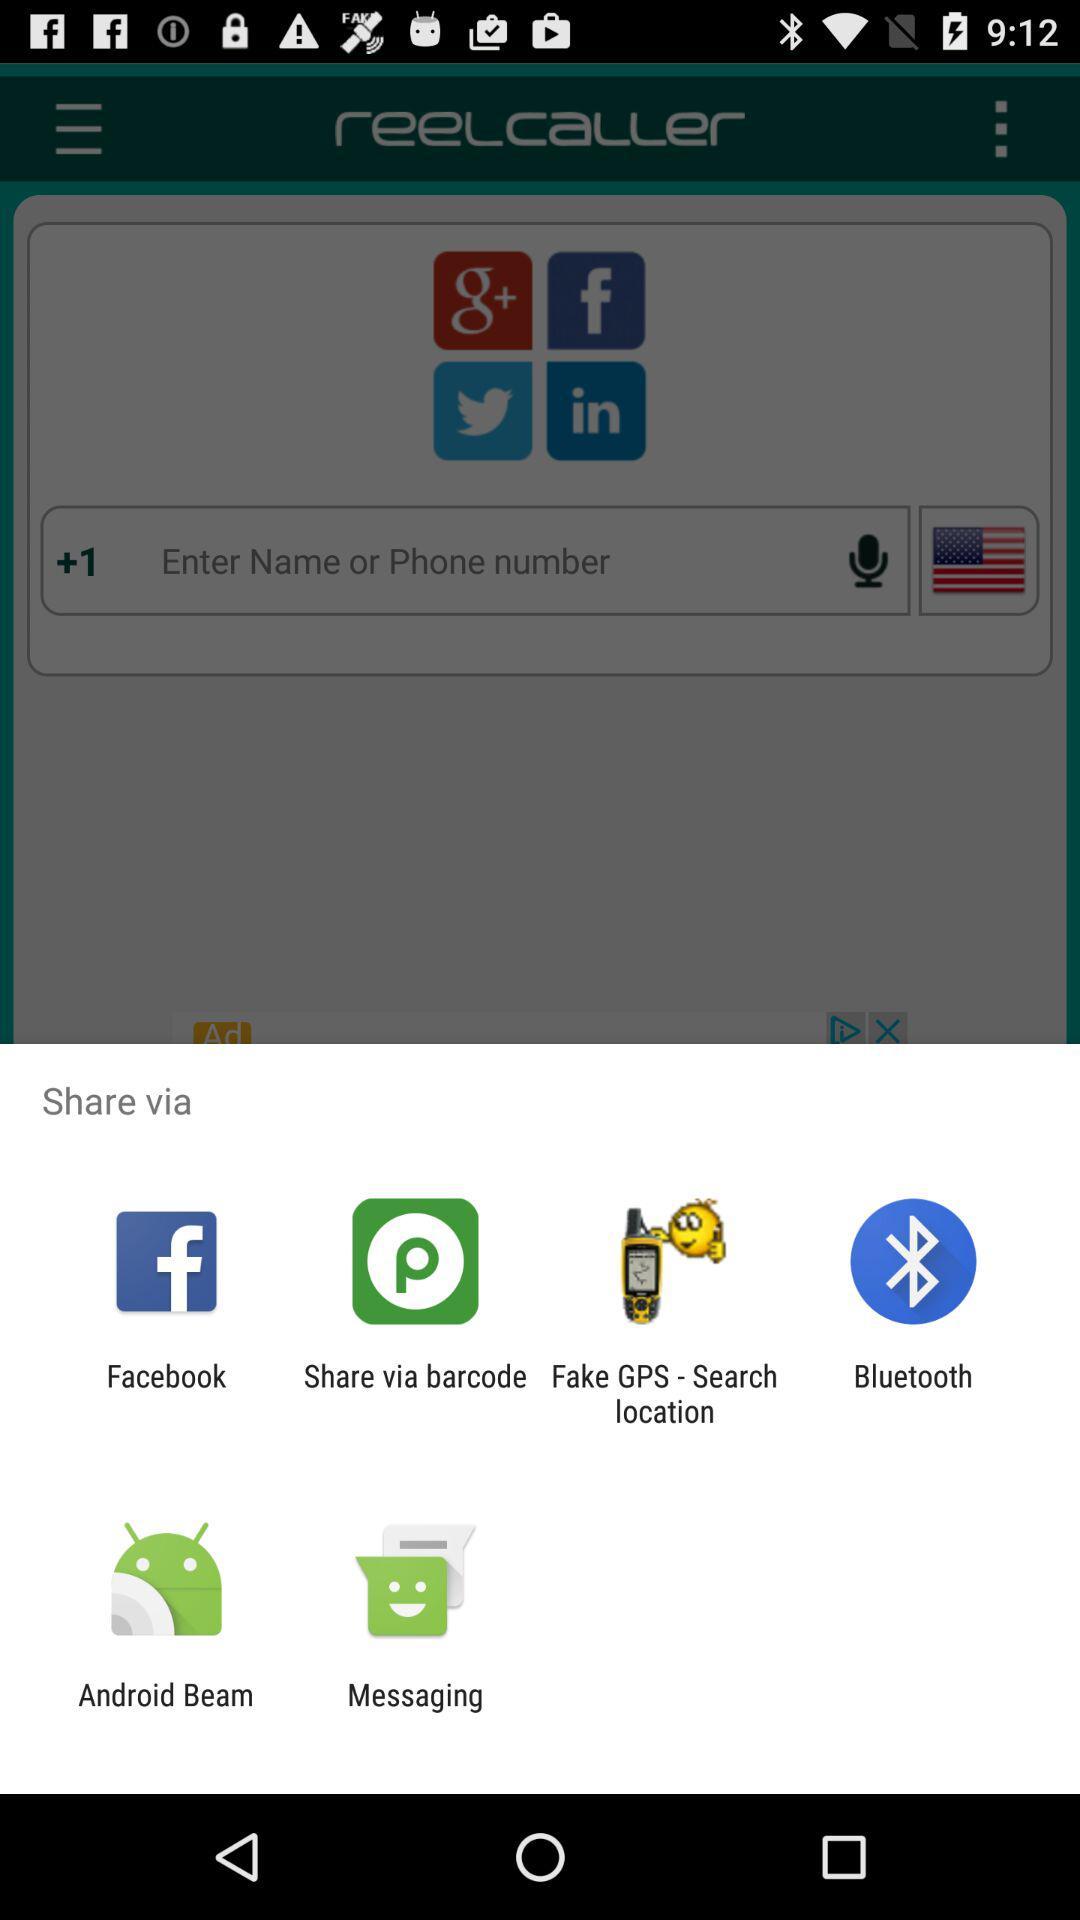  I want to click on facebook icon, so click(165, 1392).